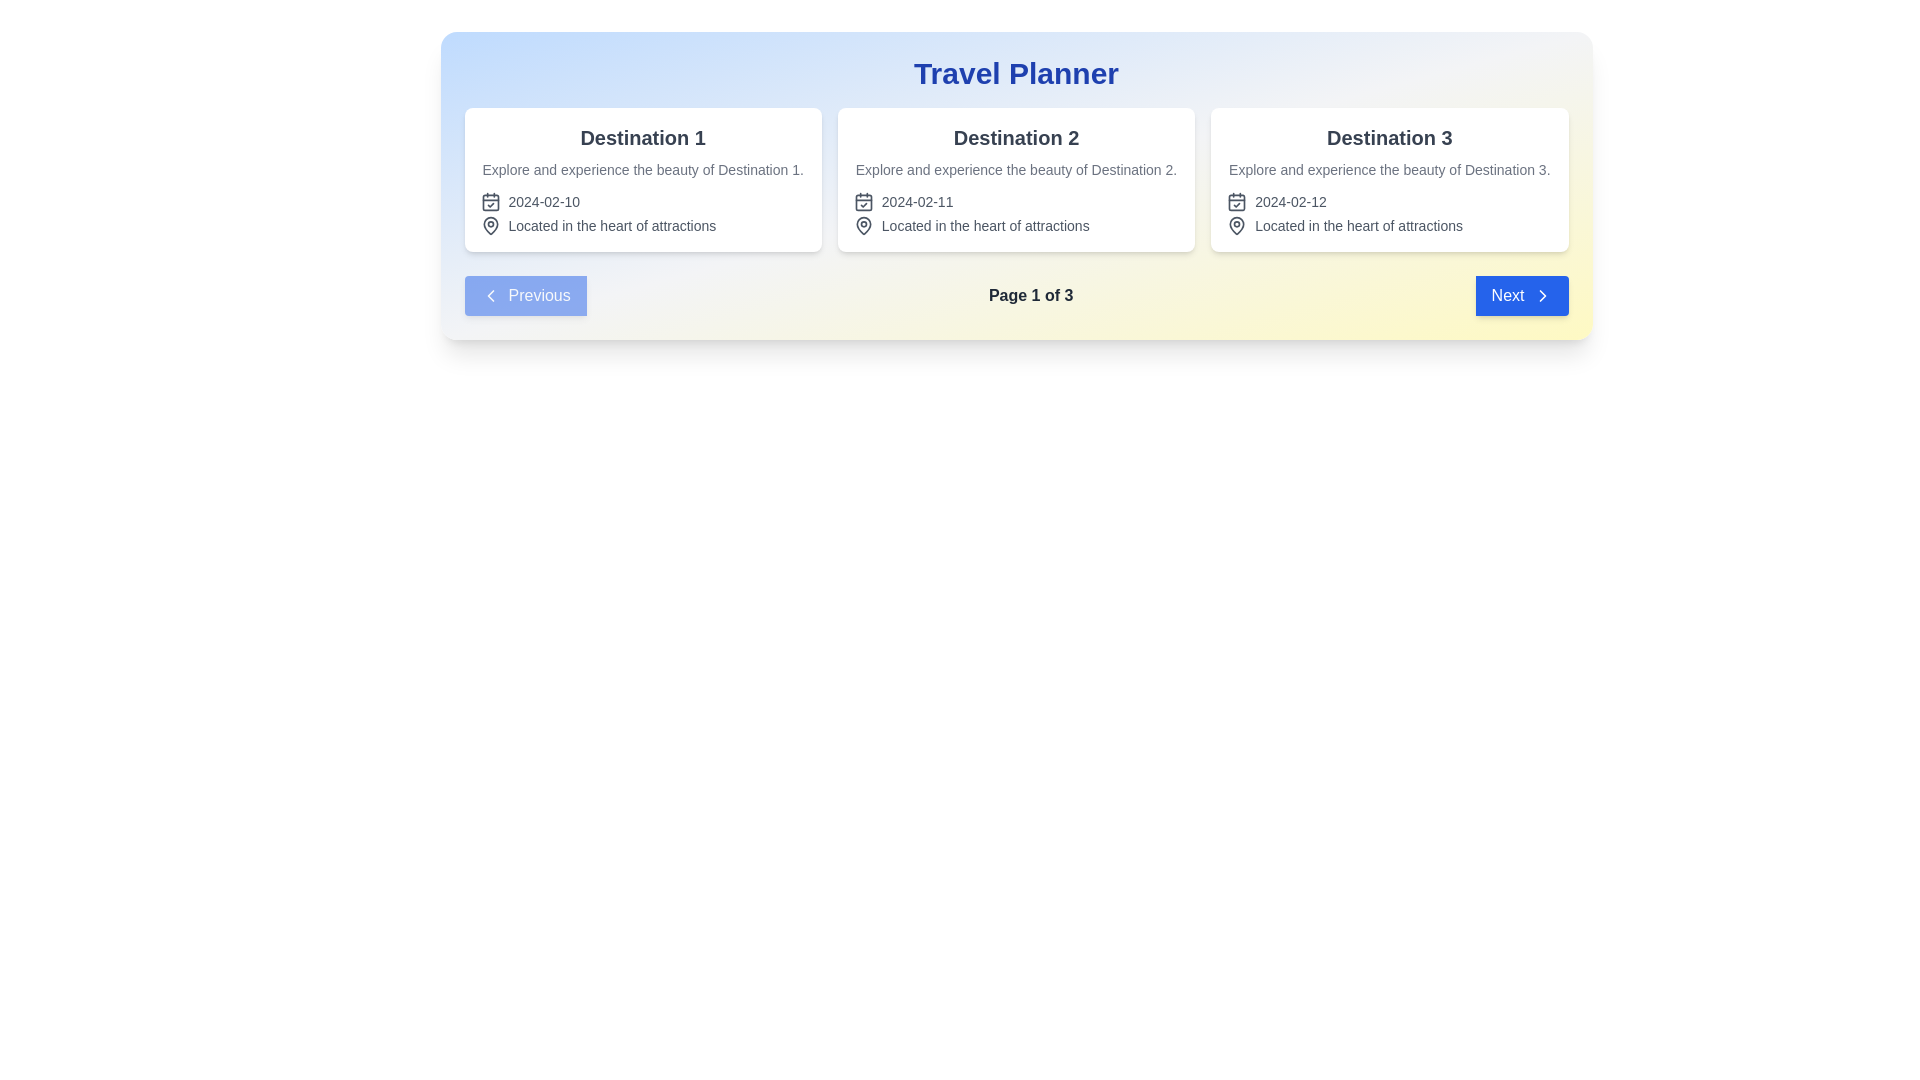 The width and height of the screenshot is (1920, 1080). Describe the element at coordinates (1388, 180) in the screenshot. I see `details presented in the informational card titled 'Destination 3', which is the third card in a series of three positioned on the right side of the row` at that location.